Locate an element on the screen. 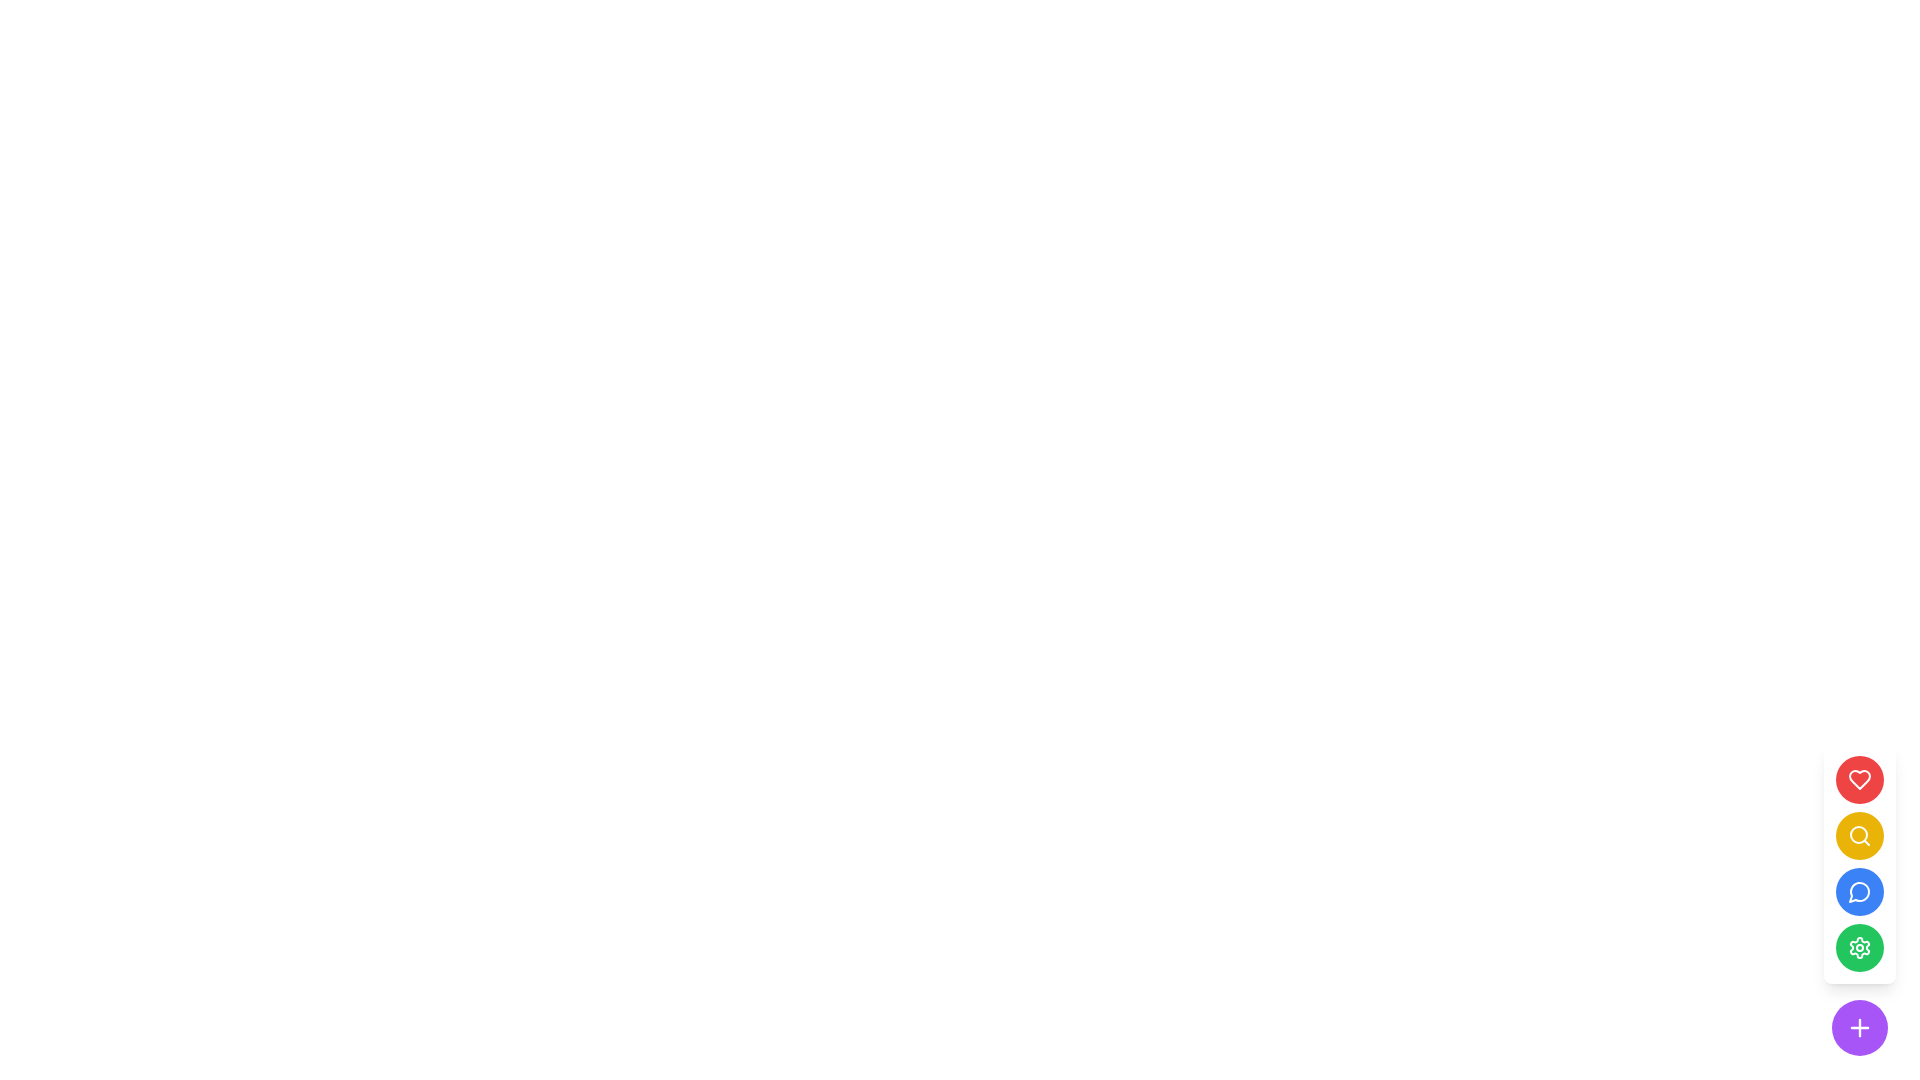 The image size is (1920, 1080). the magnifying glass icon button located in the vertical button bar on the right side of the interface is located at coordinates (1859, 836).